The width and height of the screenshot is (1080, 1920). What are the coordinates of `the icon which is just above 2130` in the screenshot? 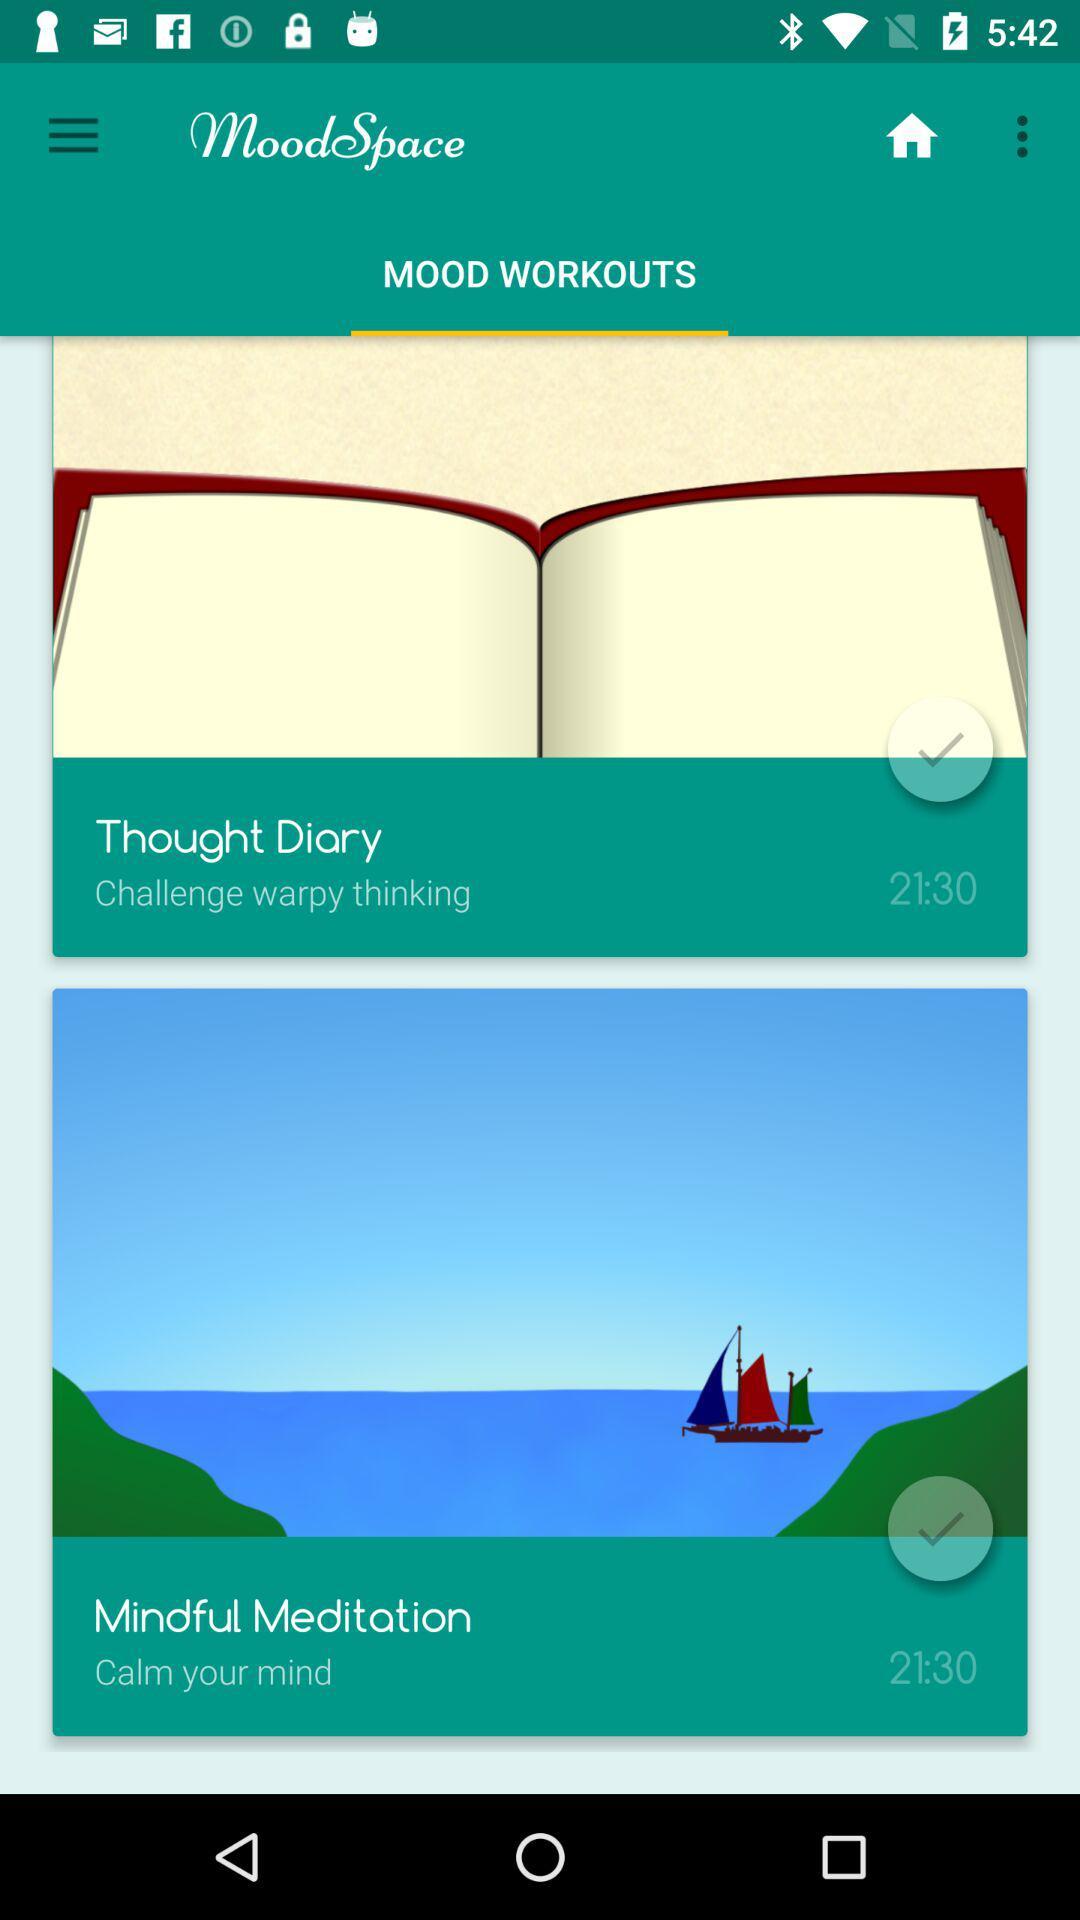 It's located at (941, 1527).